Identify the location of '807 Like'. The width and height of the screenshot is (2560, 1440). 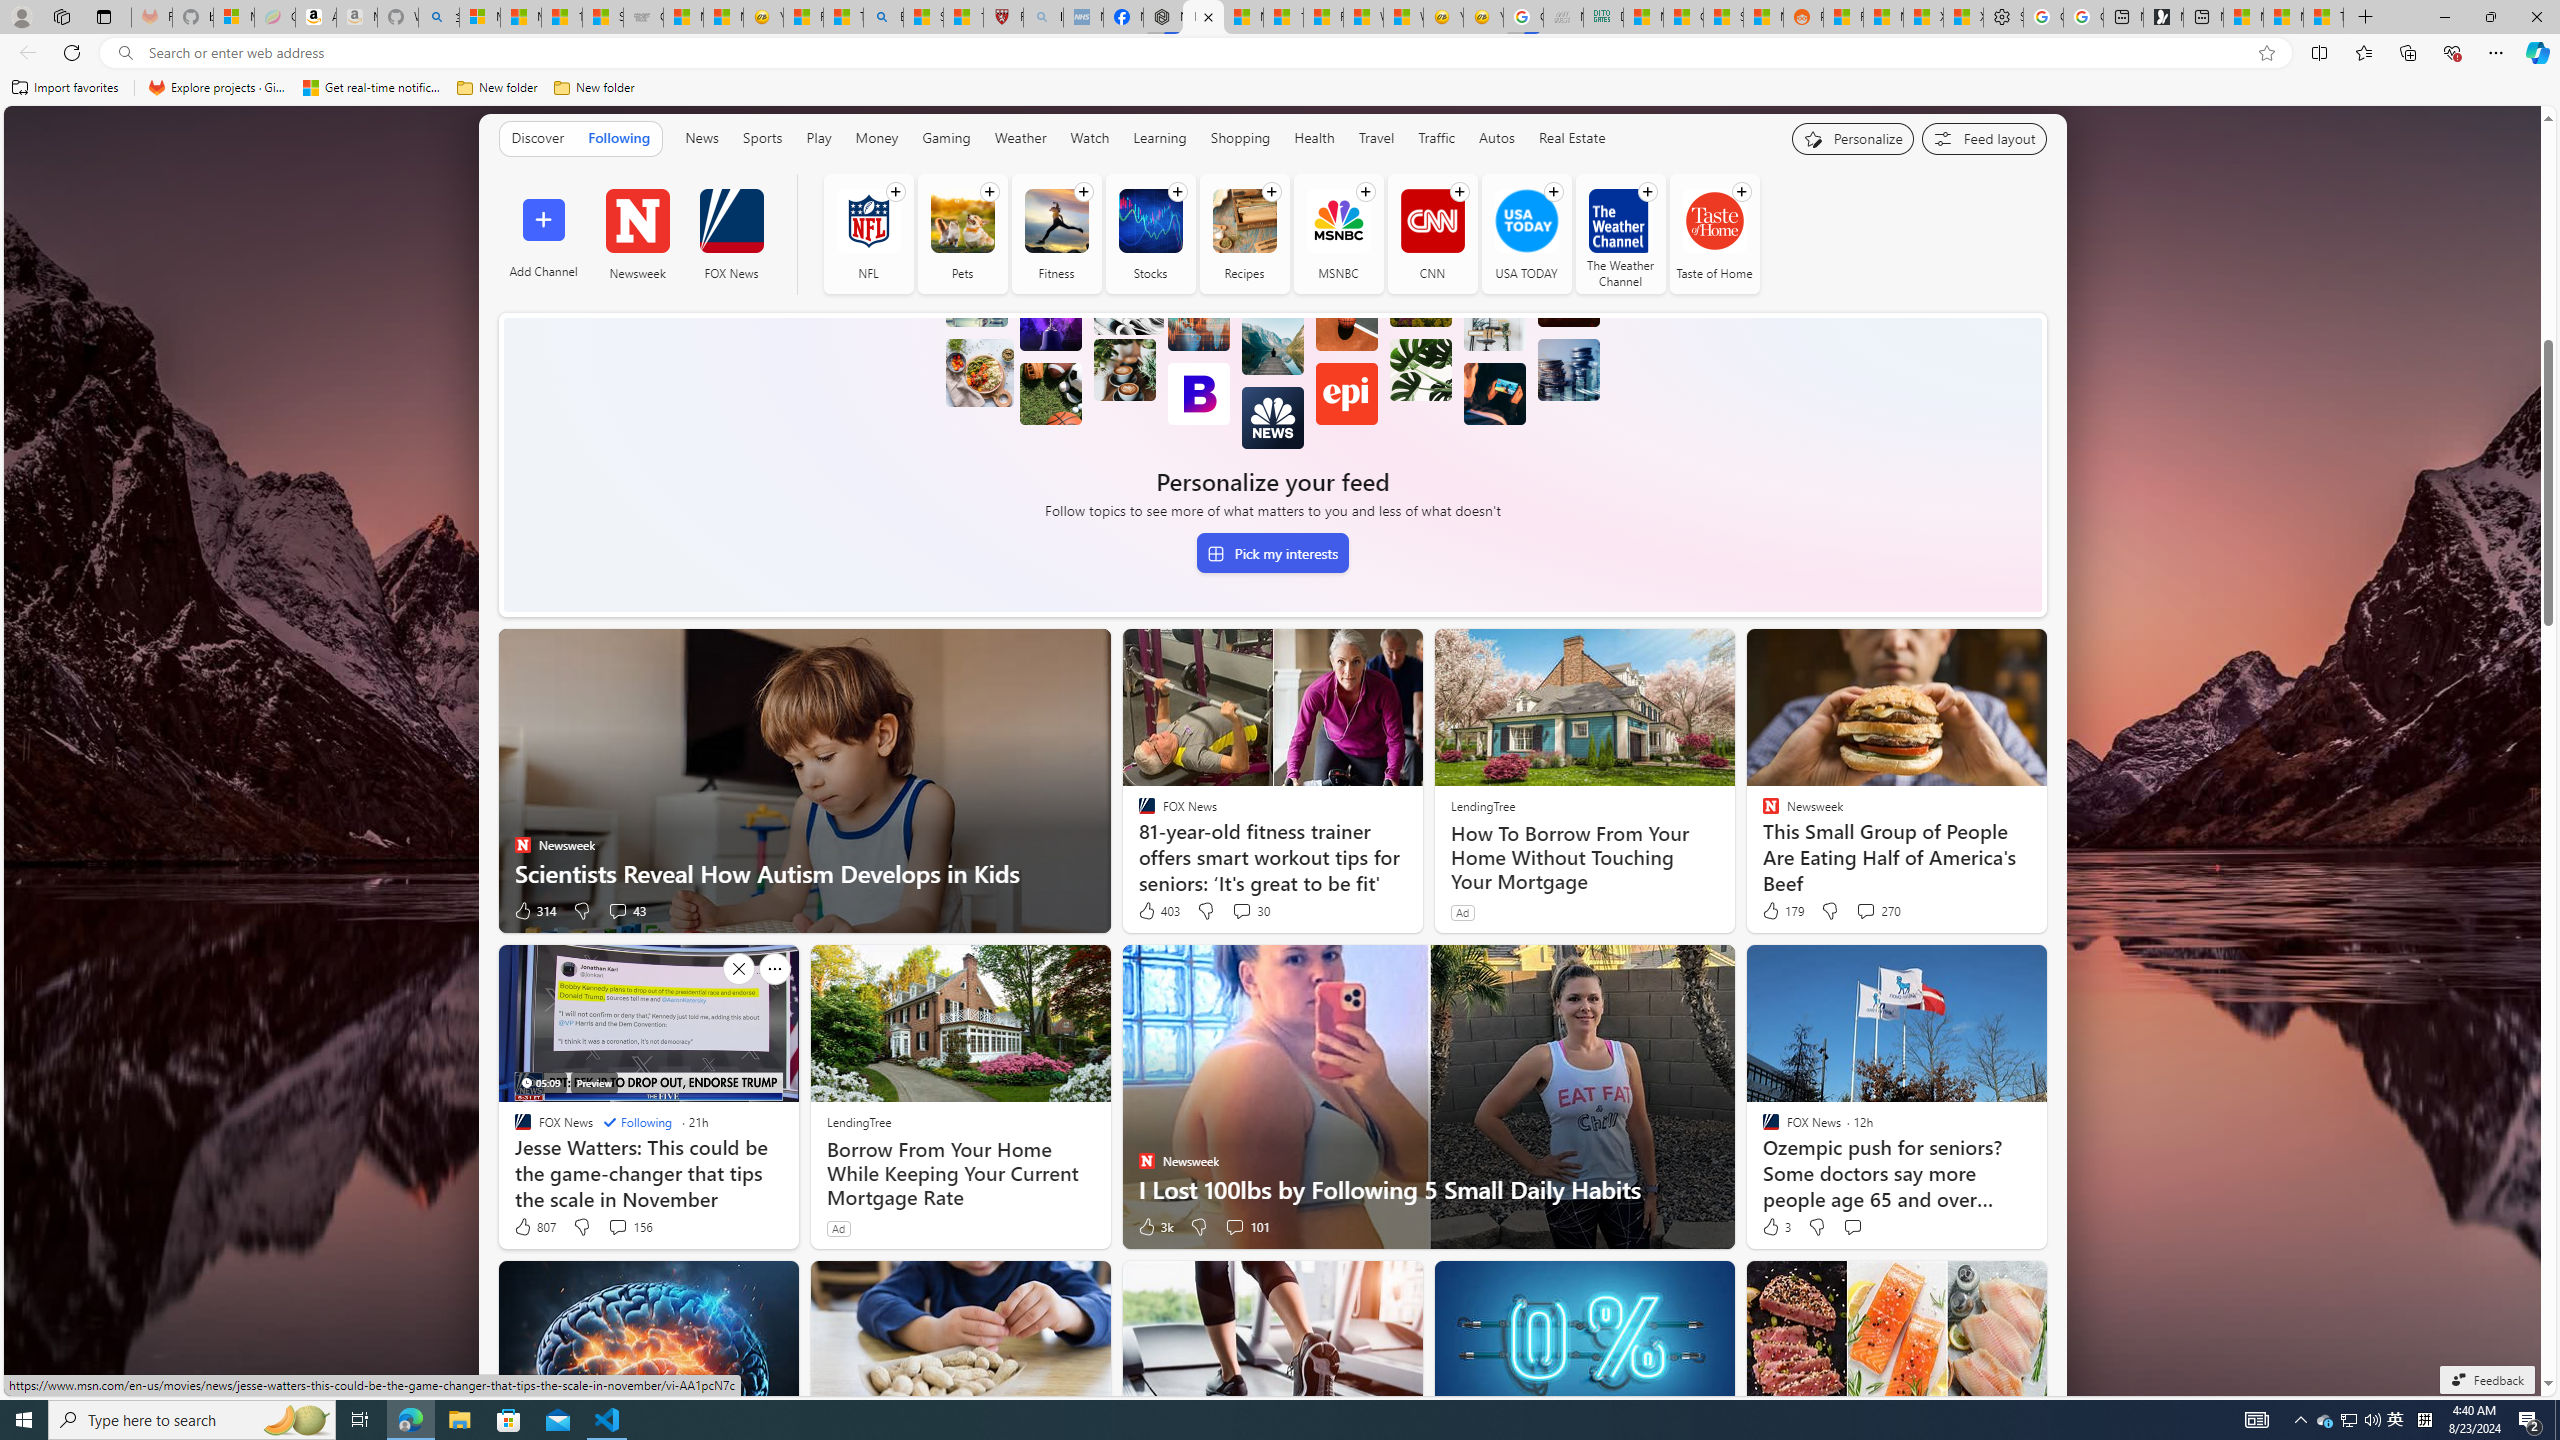
(533, 1225).